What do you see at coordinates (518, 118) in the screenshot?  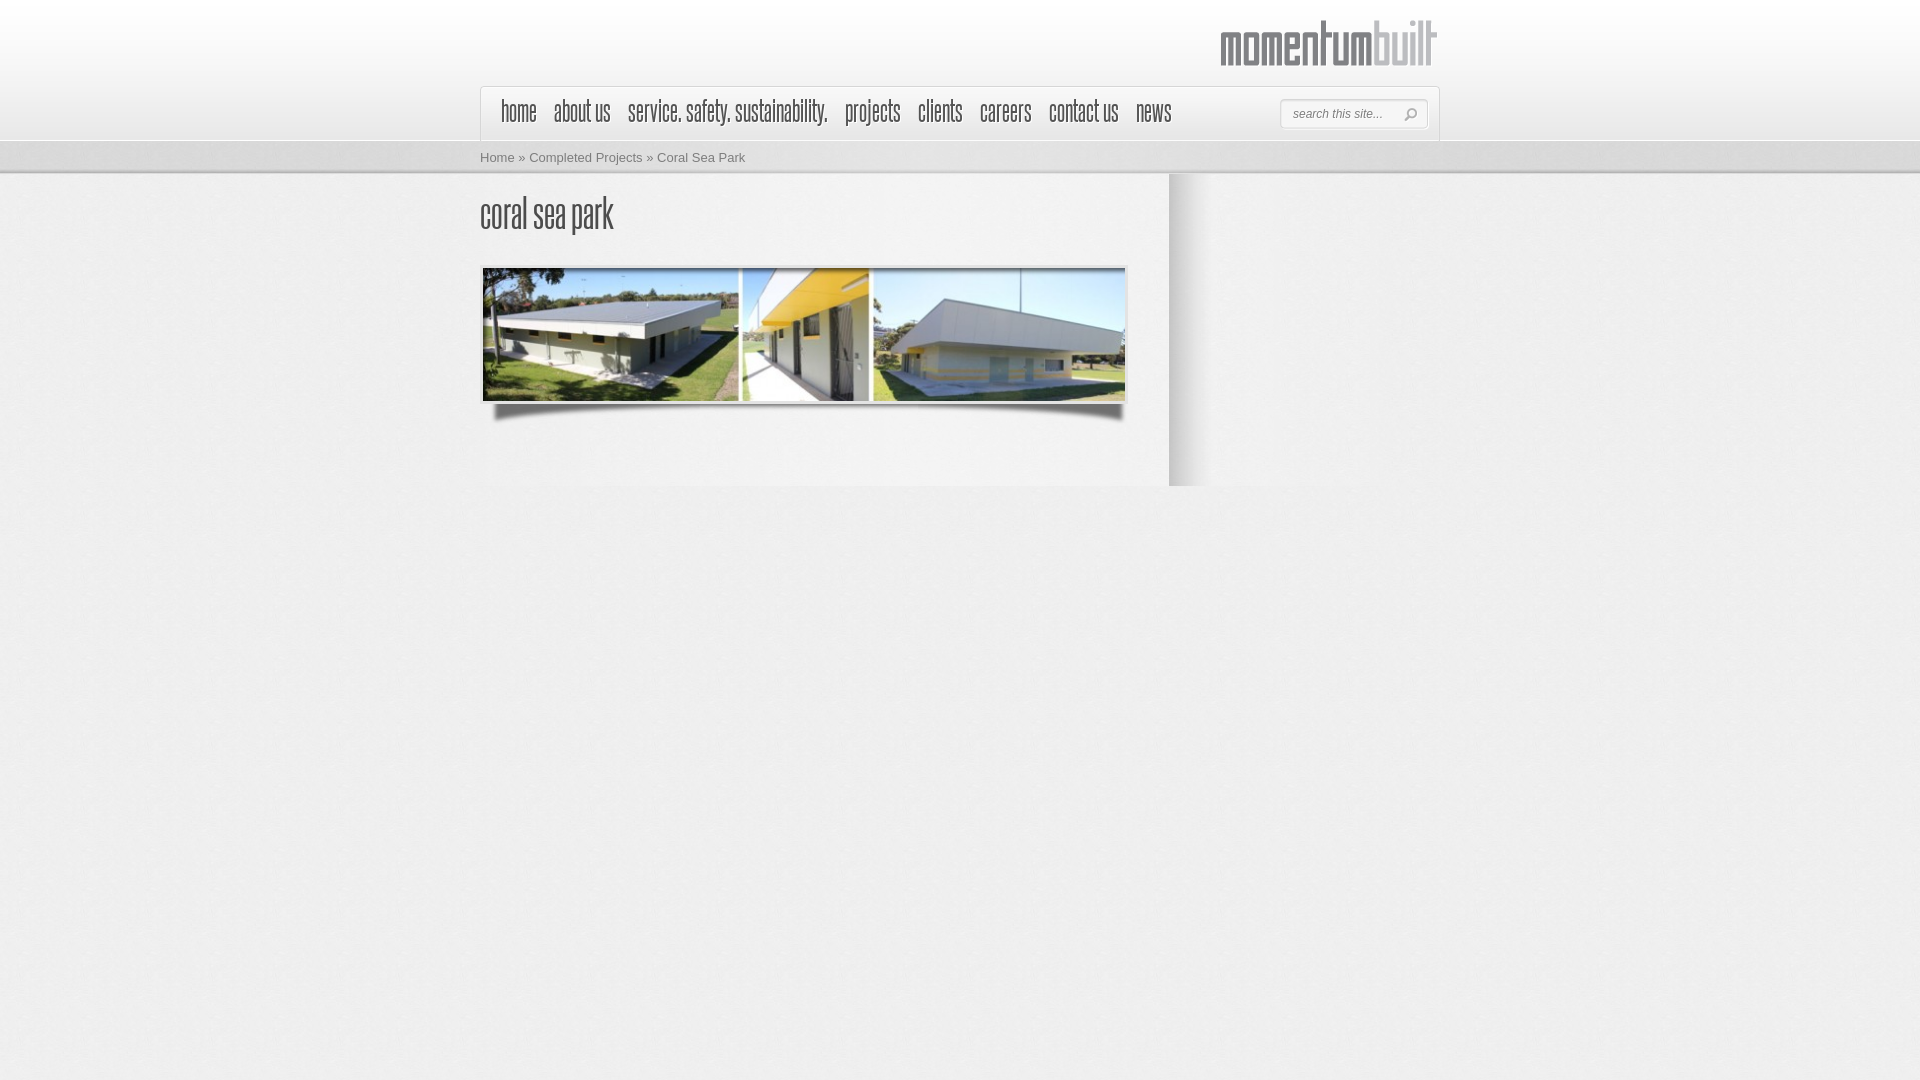 I see `'home'` at bounding box center [518, 118].